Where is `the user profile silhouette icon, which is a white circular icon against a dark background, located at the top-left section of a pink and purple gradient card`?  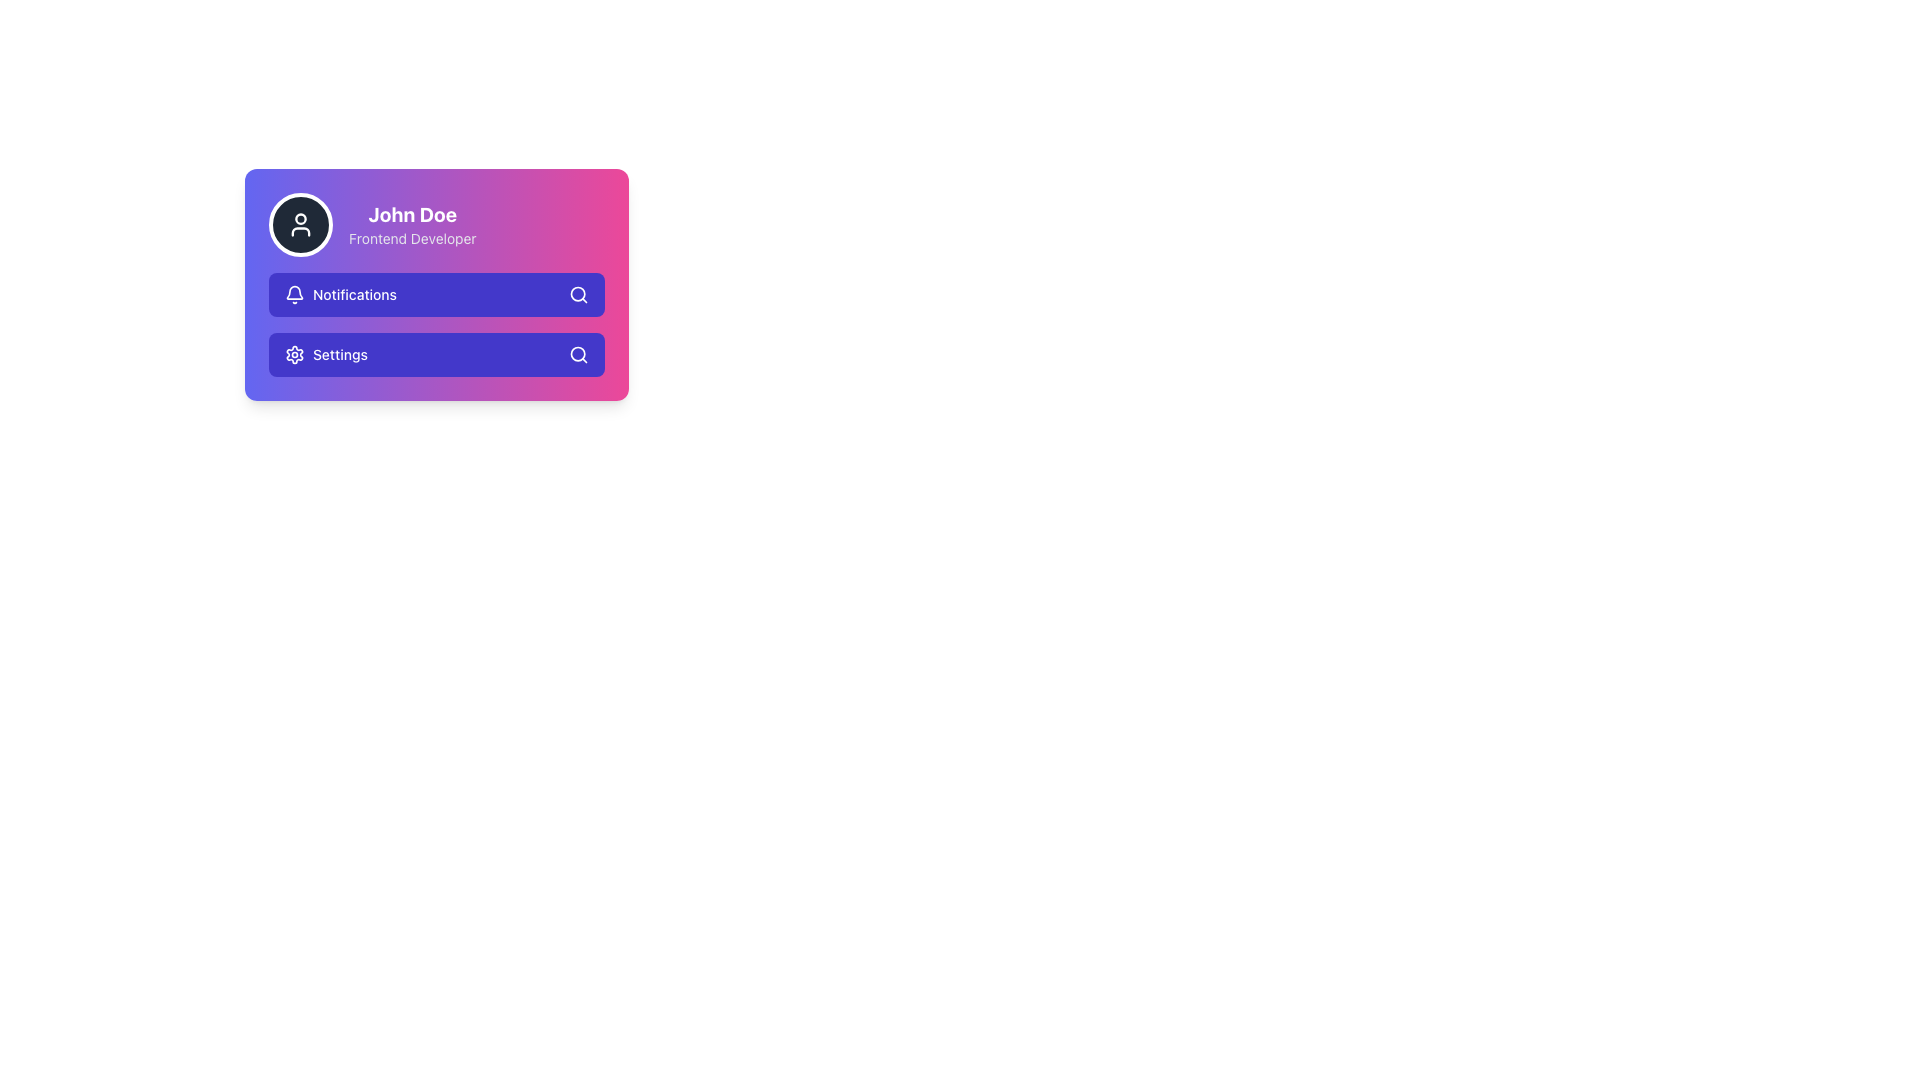
the user profile silhouette icon, which is a white circular icon against a dark background, located at the top-left section of a pink and purple gradient card is located at coordinates (300, 224).